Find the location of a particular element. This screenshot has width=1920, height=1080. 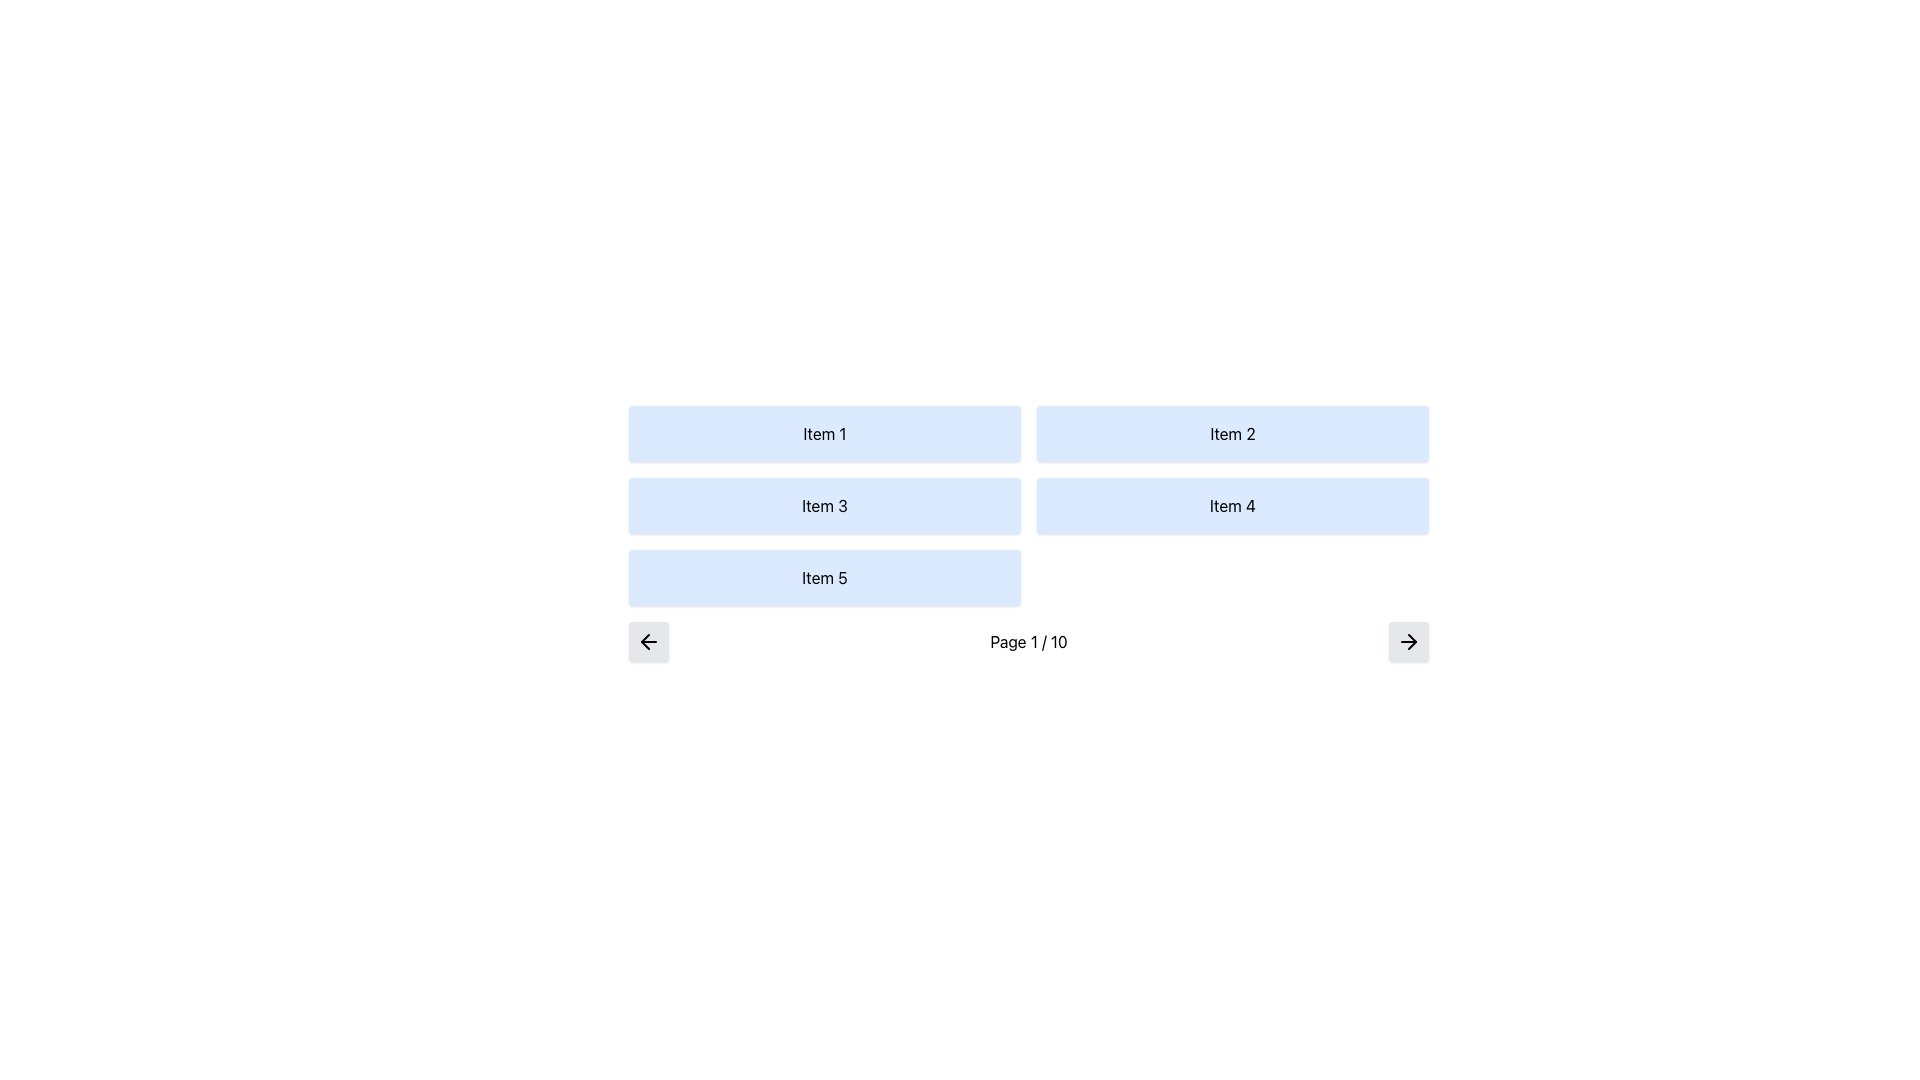

the button-like grid item that serves as a visual indicator or selector for 'Item 2', located in the top row of a grid layout, second item from the left is located at coordinates (1232, 433).